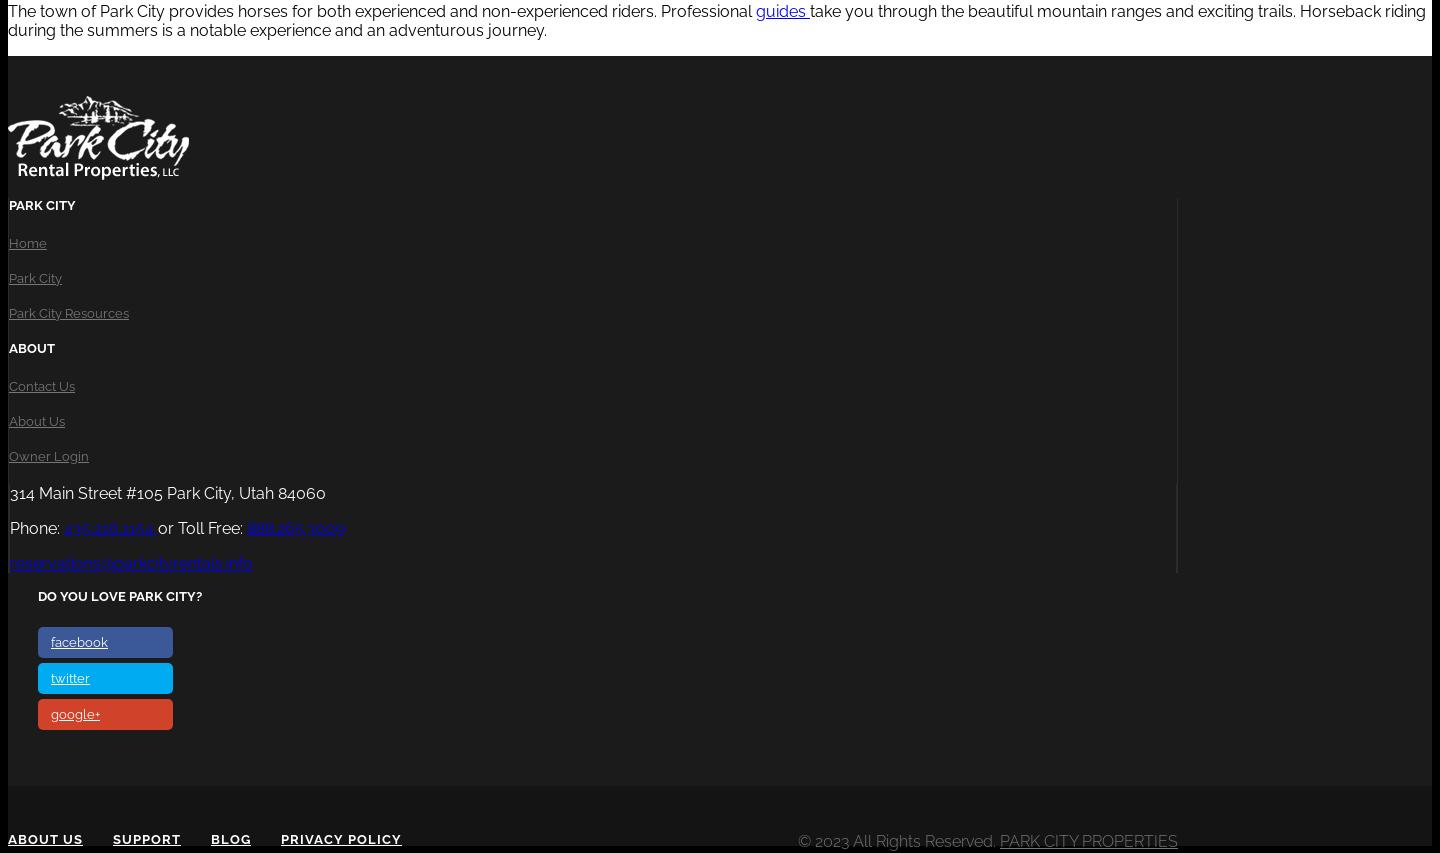 Image resolution: width=1440 pixels, height=853 pixels. I want to click on 'take you through the beautiful mountain ranges and exciting trails. Horseback riding during the summers is a notable experience and an adventurous journey.', so click(716, 18).